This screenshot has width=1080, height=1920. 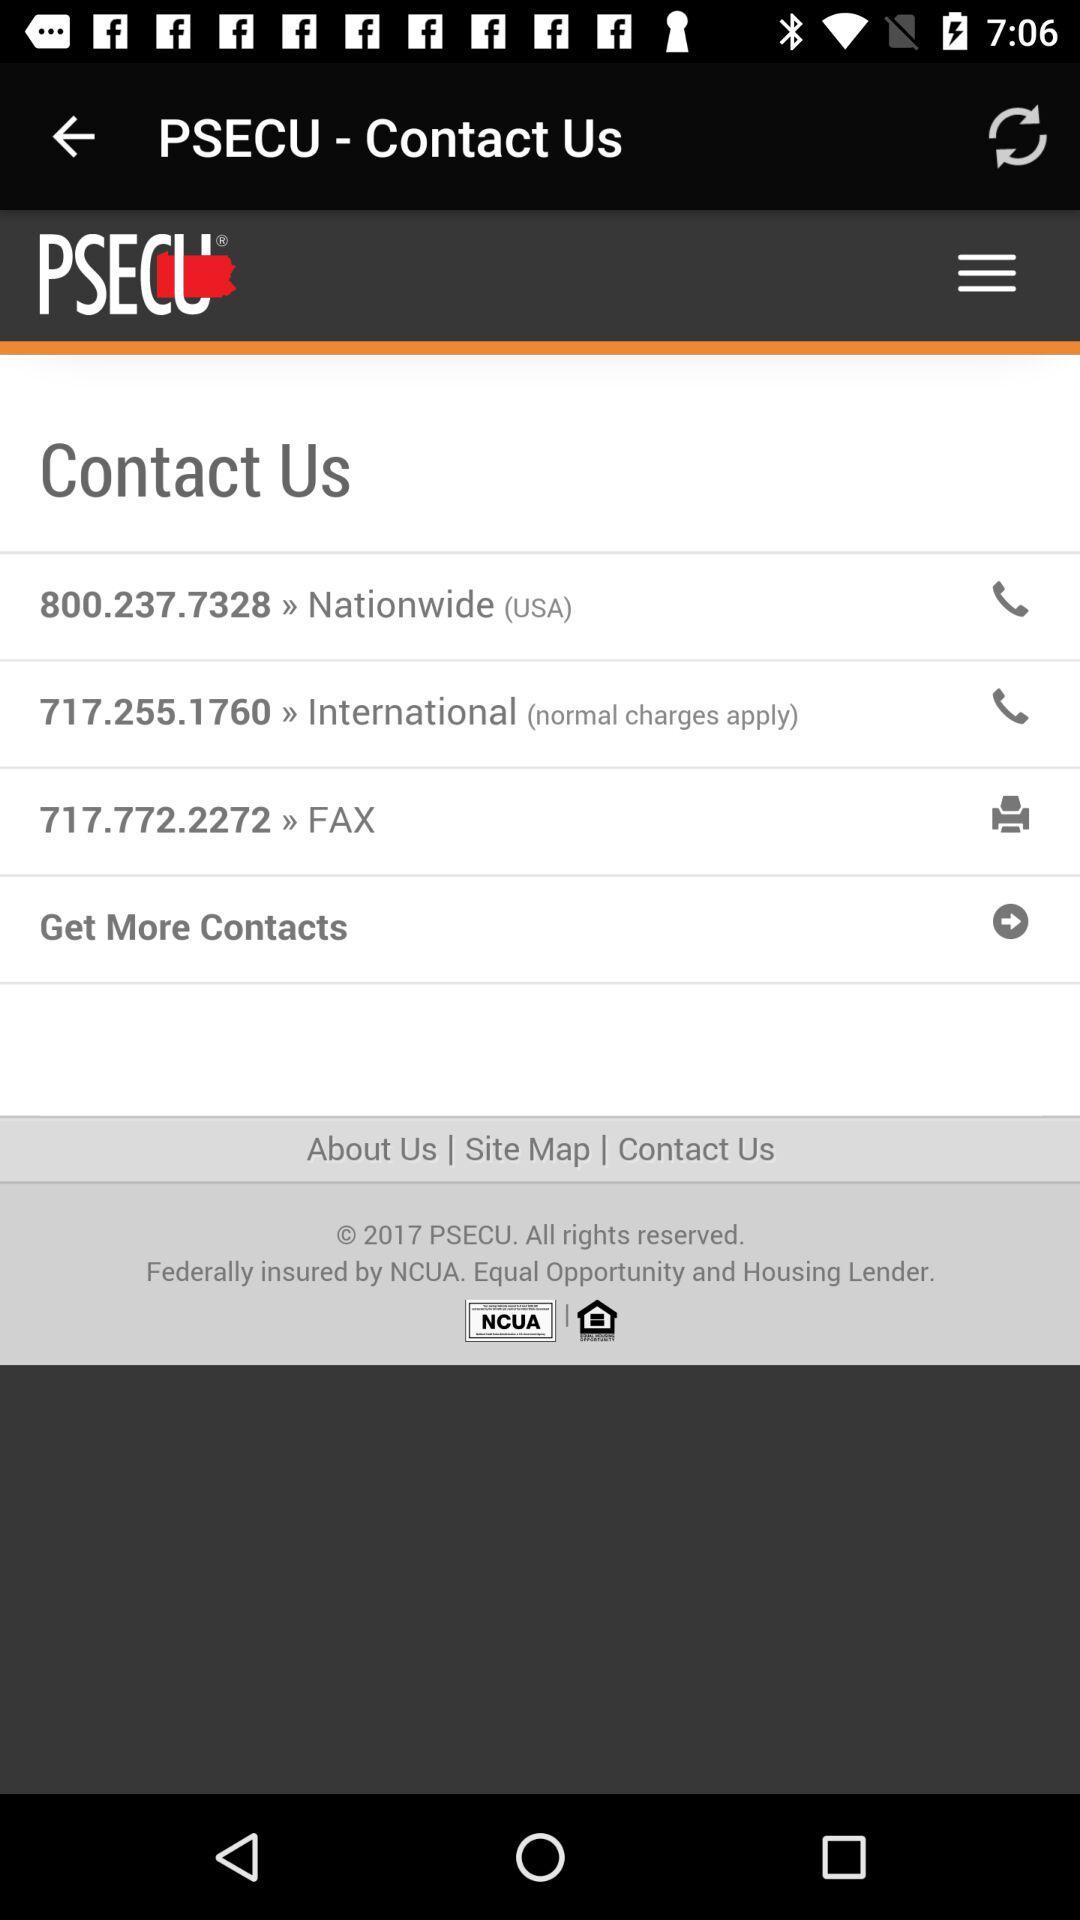 What do you see at coordinates (540, 1002) in the screenshot?
I see `psecu contact us page` at bounding box center [540, 1002].